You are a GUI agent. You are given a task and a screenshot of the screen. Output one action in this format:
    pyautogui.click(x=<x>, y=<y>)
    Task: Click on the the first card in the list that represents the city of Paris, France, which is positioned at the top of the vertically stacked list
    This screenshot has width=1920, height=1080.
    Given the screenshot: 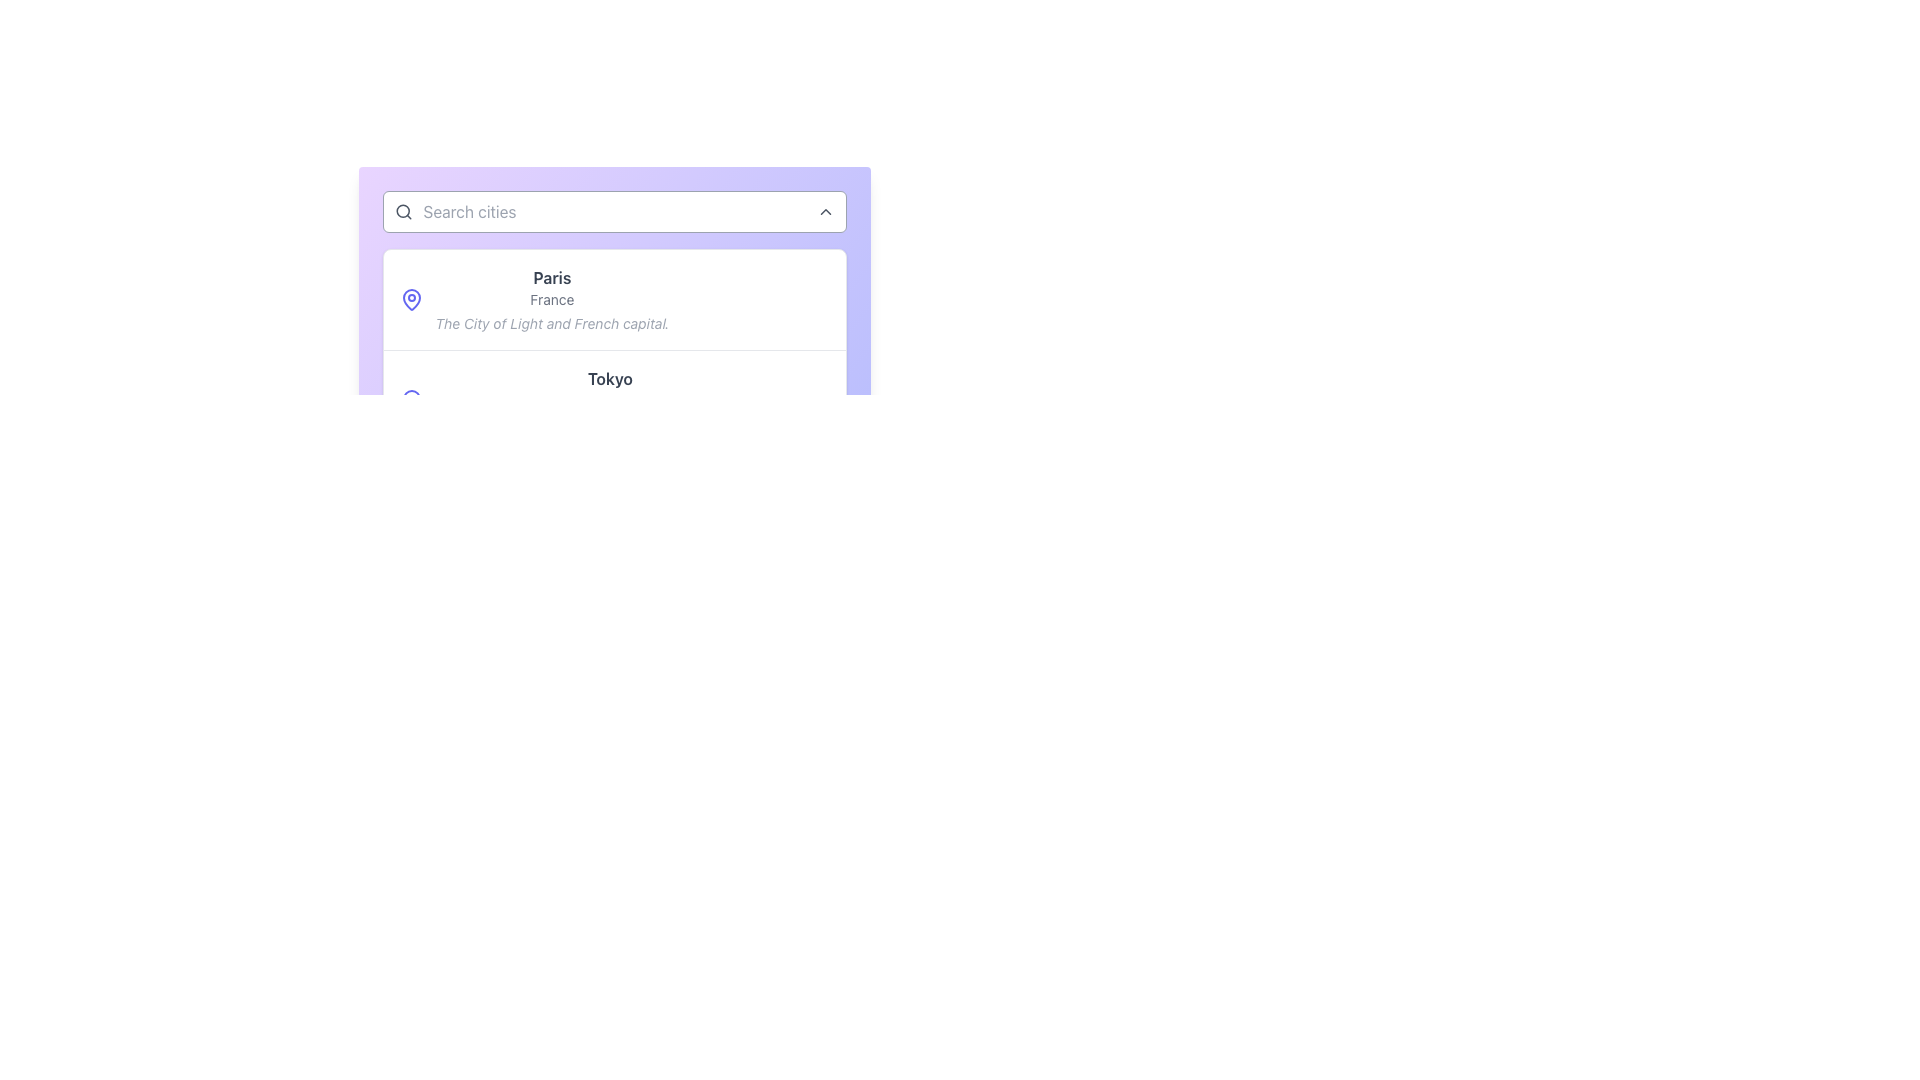 What is the action you would take?
    pyautogui.click(x=613, y=300)
    